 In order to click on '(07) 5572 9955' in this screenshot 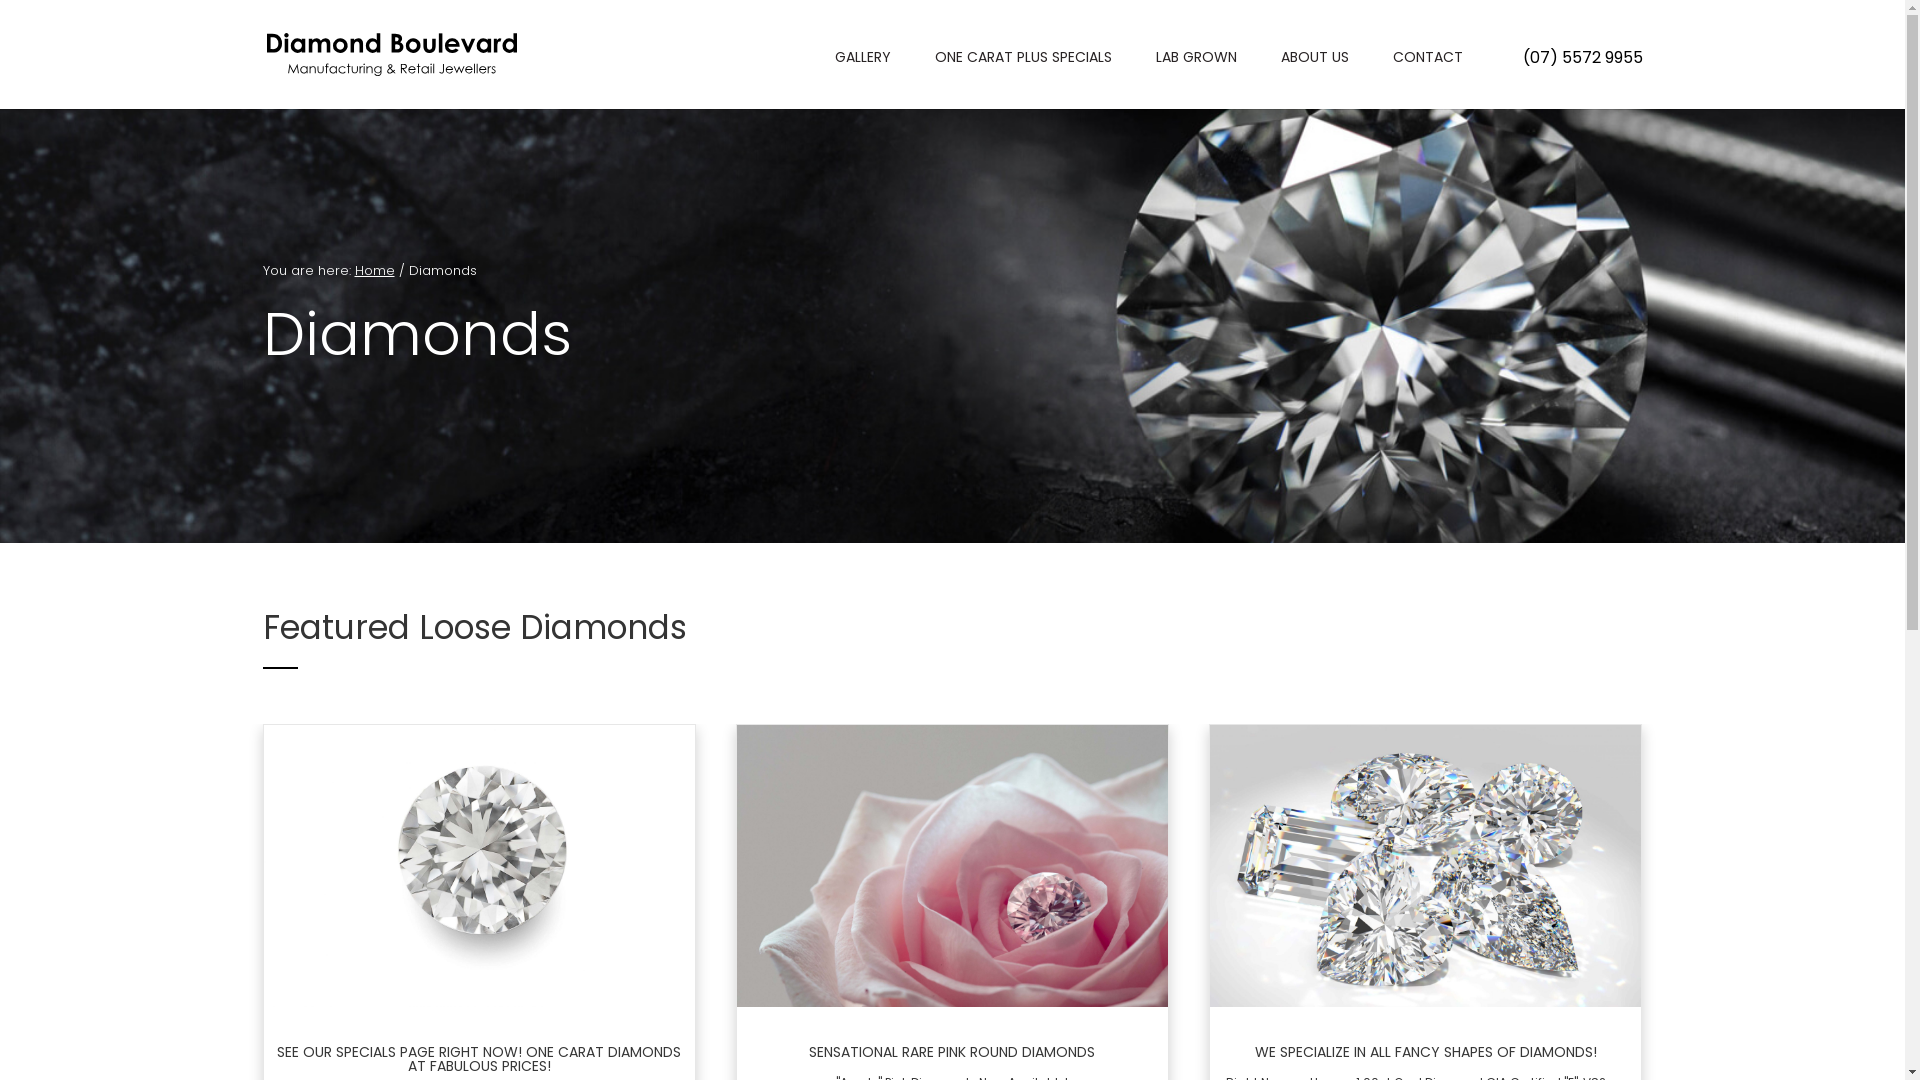, I will do `click(1581, 56)`.